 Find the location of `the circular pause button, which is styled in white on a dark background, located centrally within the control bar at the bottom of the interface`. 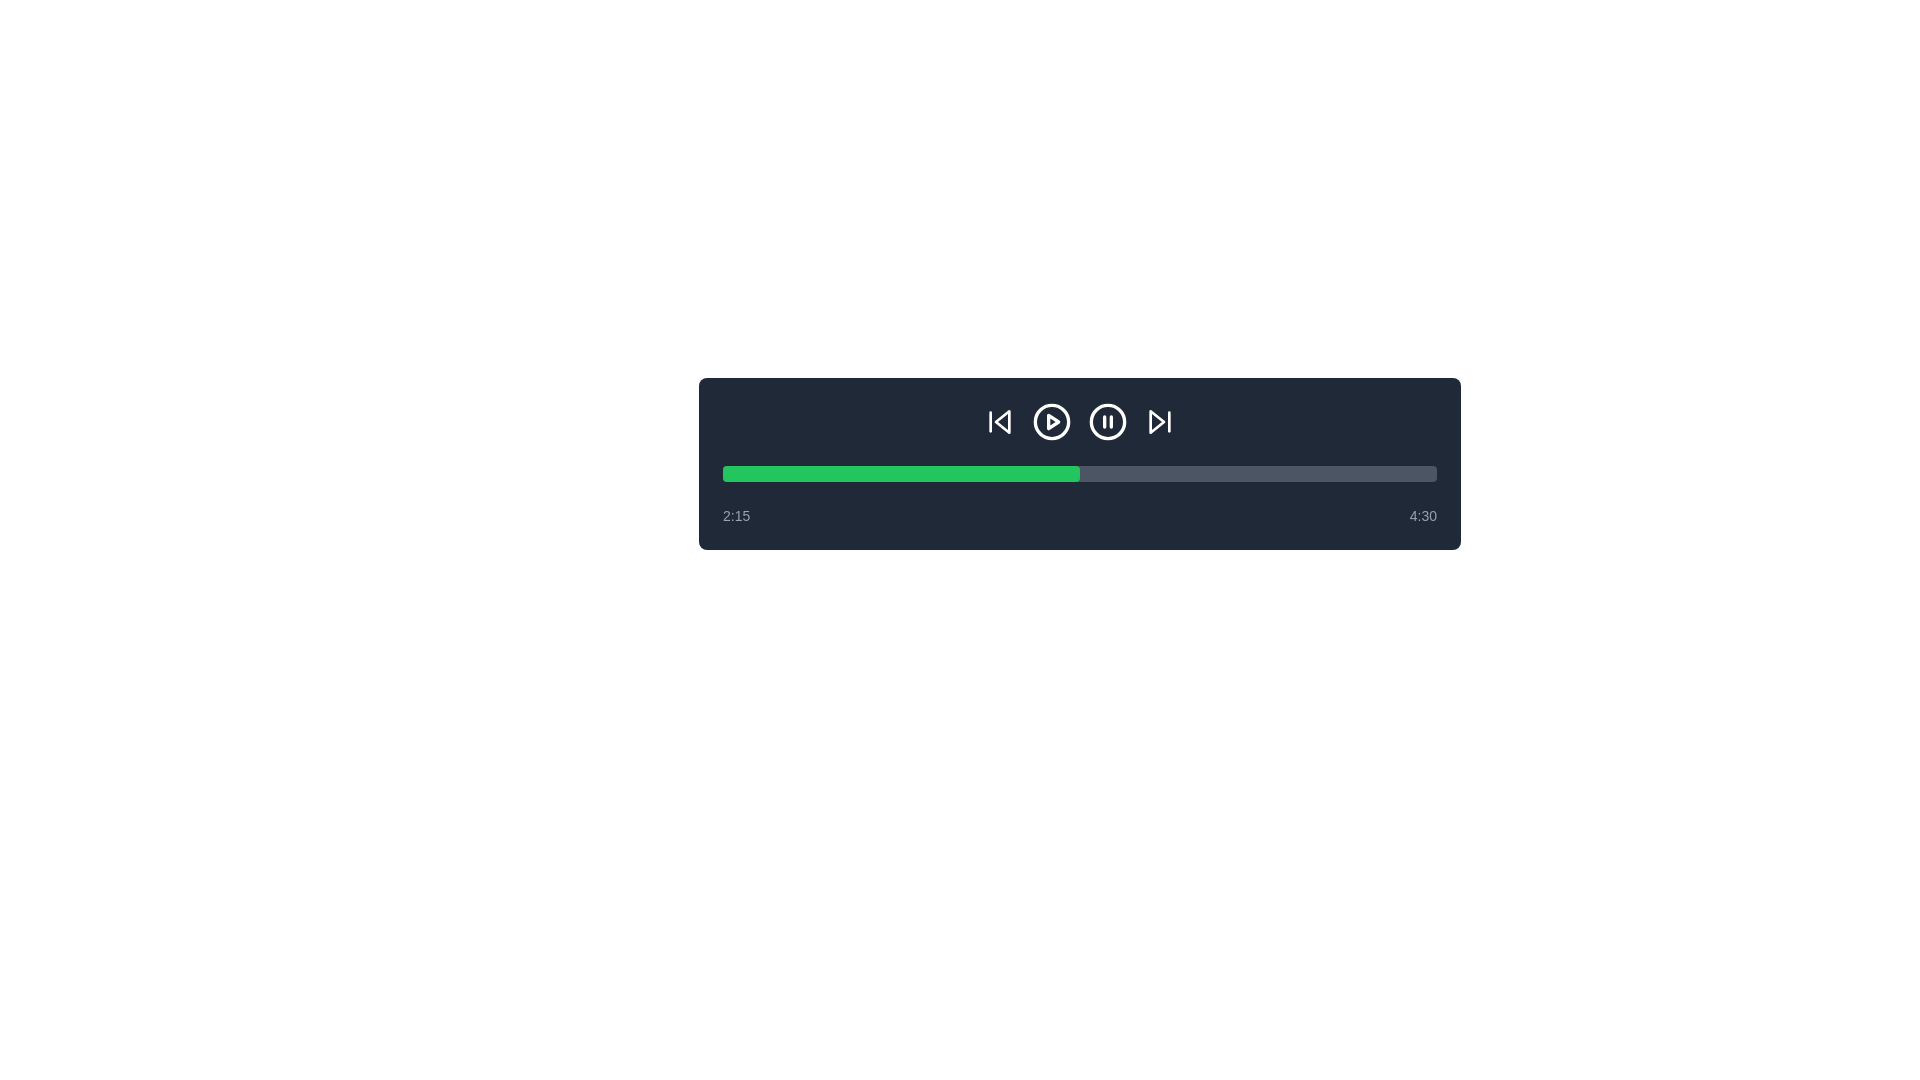

the circular pause button, which is styled in white on a dark background, located centrally within the control bar at the bottom of the interface is located at coordinates (1107, 420).